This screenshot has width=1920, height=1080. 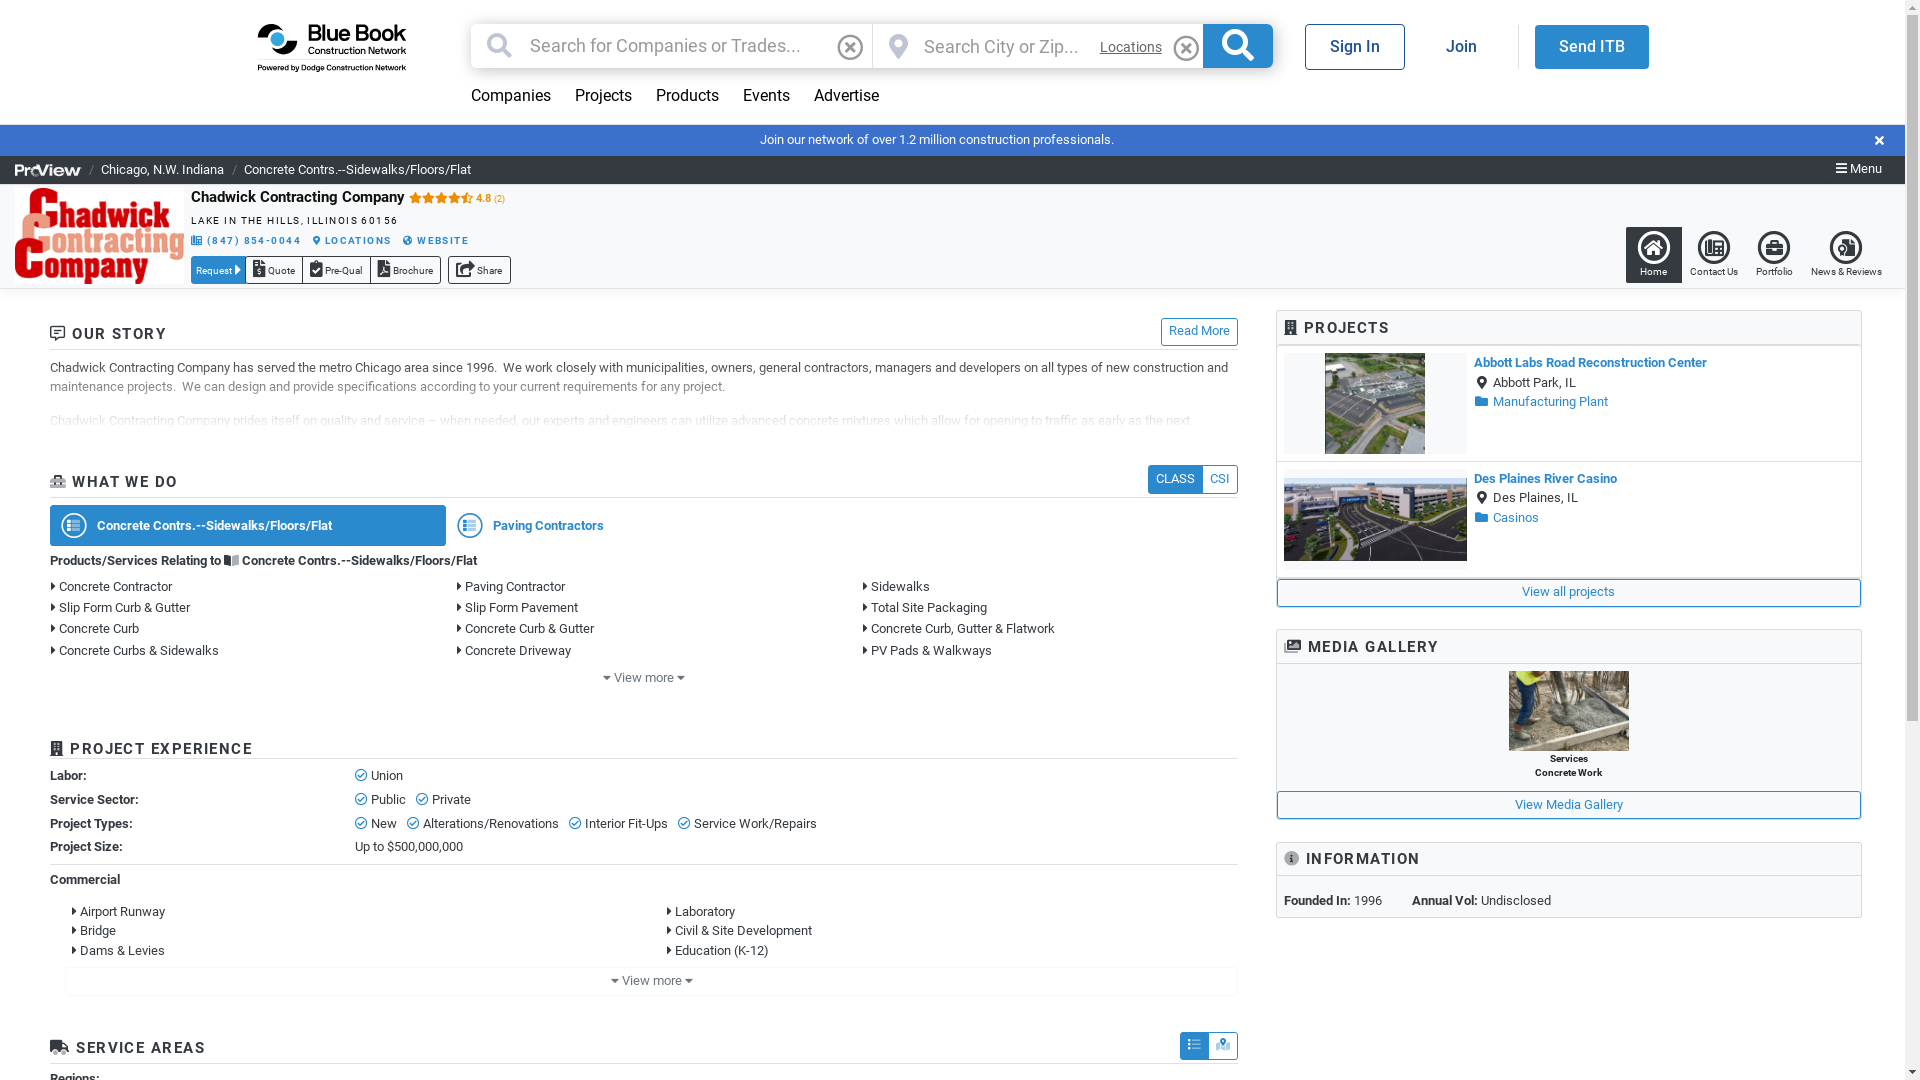 I want to click on 'Quote', so click(x=272, y=270).